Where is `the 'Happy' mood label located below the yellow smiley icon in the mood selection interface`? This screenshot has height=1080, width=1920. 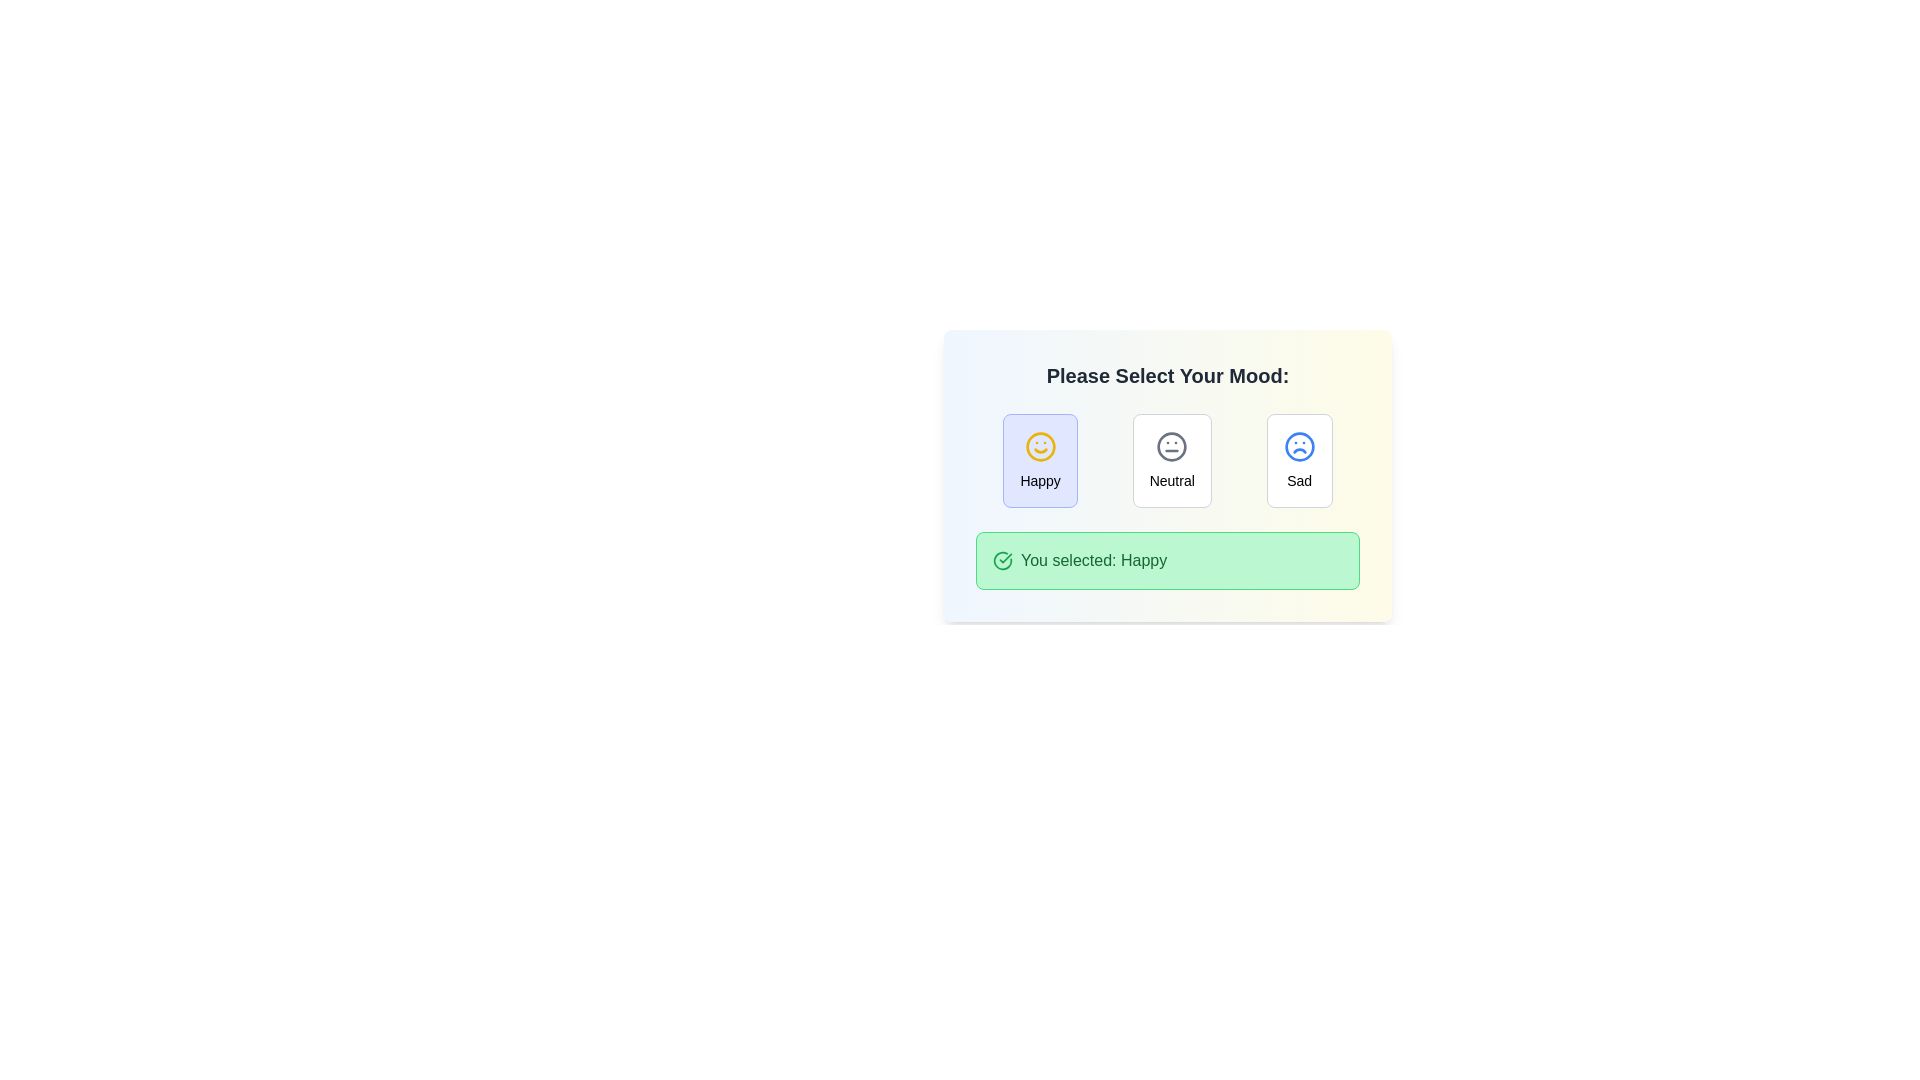 the 'Happy' mood label located below the yellow smiley icon in the mood selection interface is located at coordinates (1040, 481).